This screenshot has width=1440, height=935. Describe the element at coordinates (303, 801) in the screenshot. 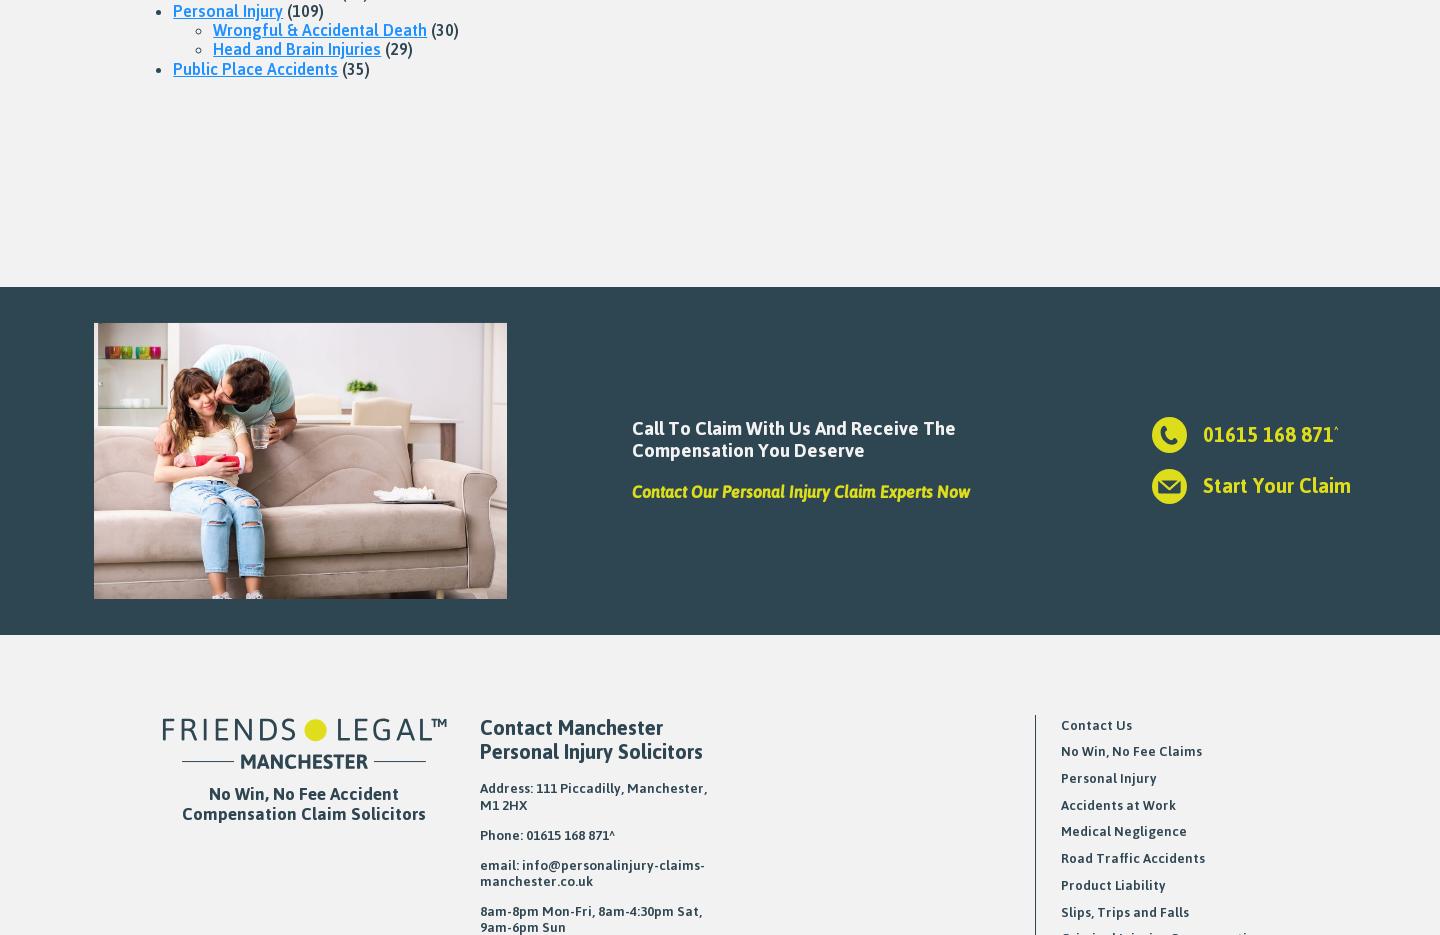

I see `'No Win, No Fee Accident Compensation Claim Solicitors'` at that location.